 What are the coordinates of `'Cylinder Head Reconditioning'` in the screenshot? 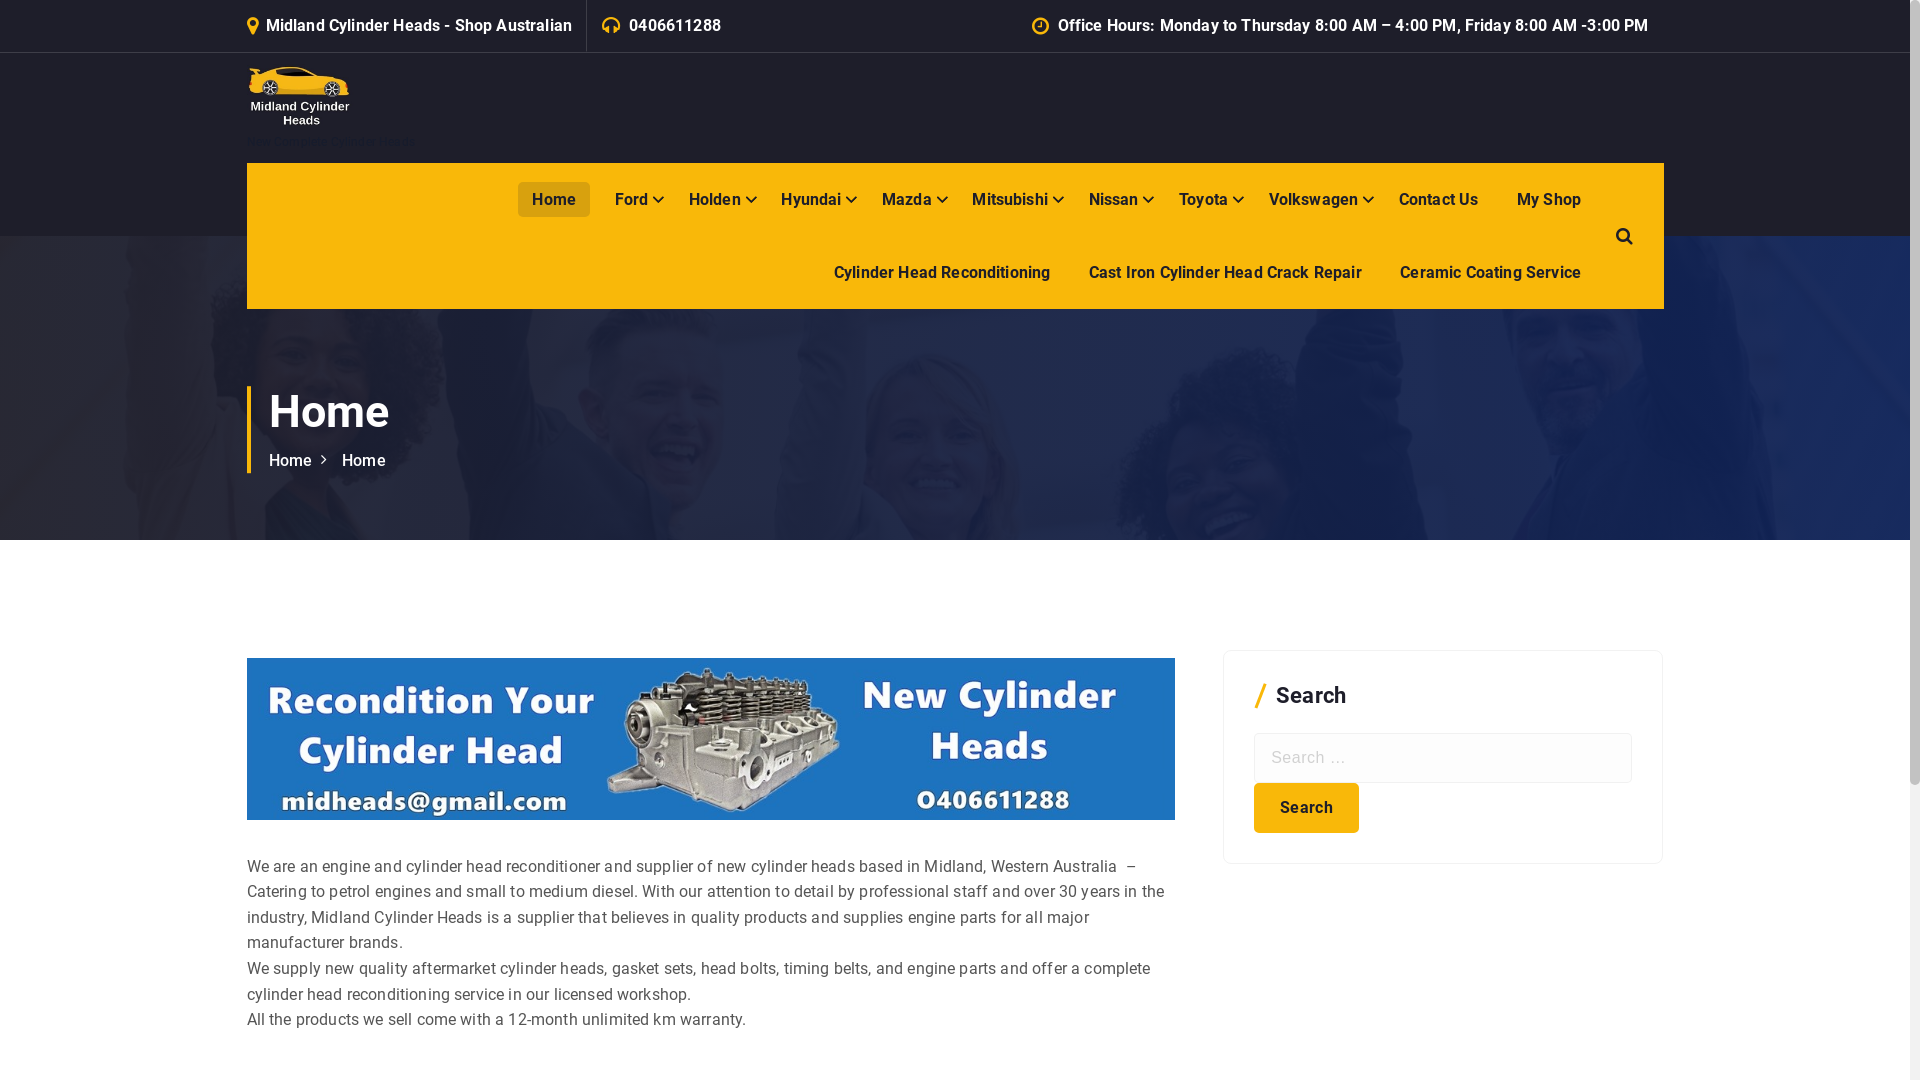 It's located at (940, 272).